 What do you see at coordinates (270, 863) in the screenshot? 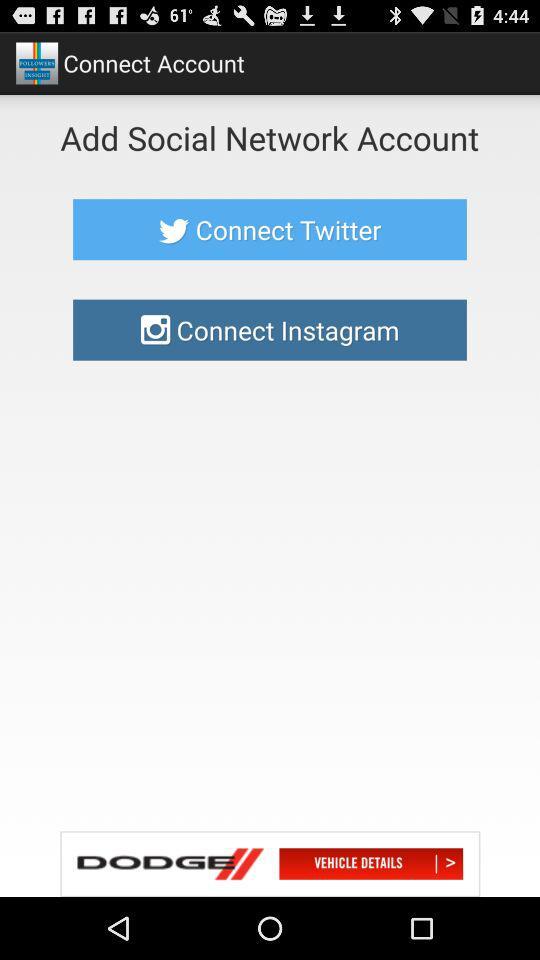
I see `dodge cars link` at bounding box center [270, 863].